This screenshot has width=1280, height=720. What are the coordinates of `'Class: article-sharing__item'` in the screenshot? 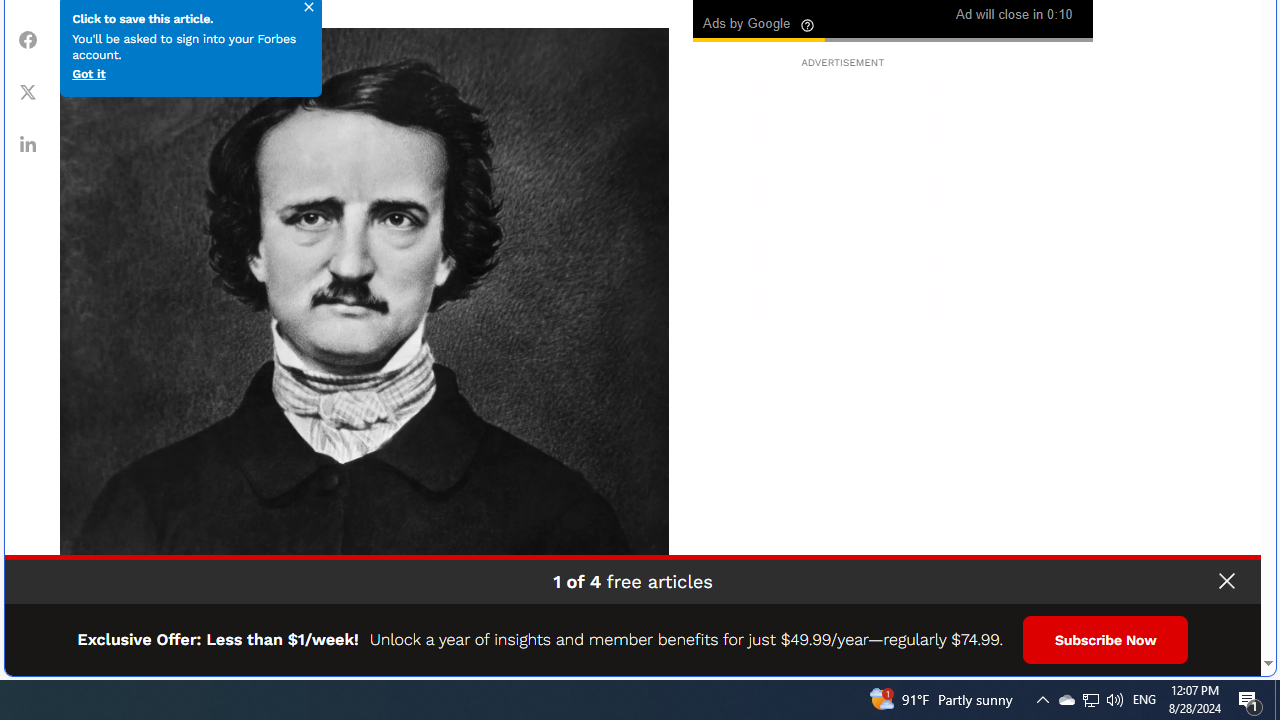 It's located at (28, 142).